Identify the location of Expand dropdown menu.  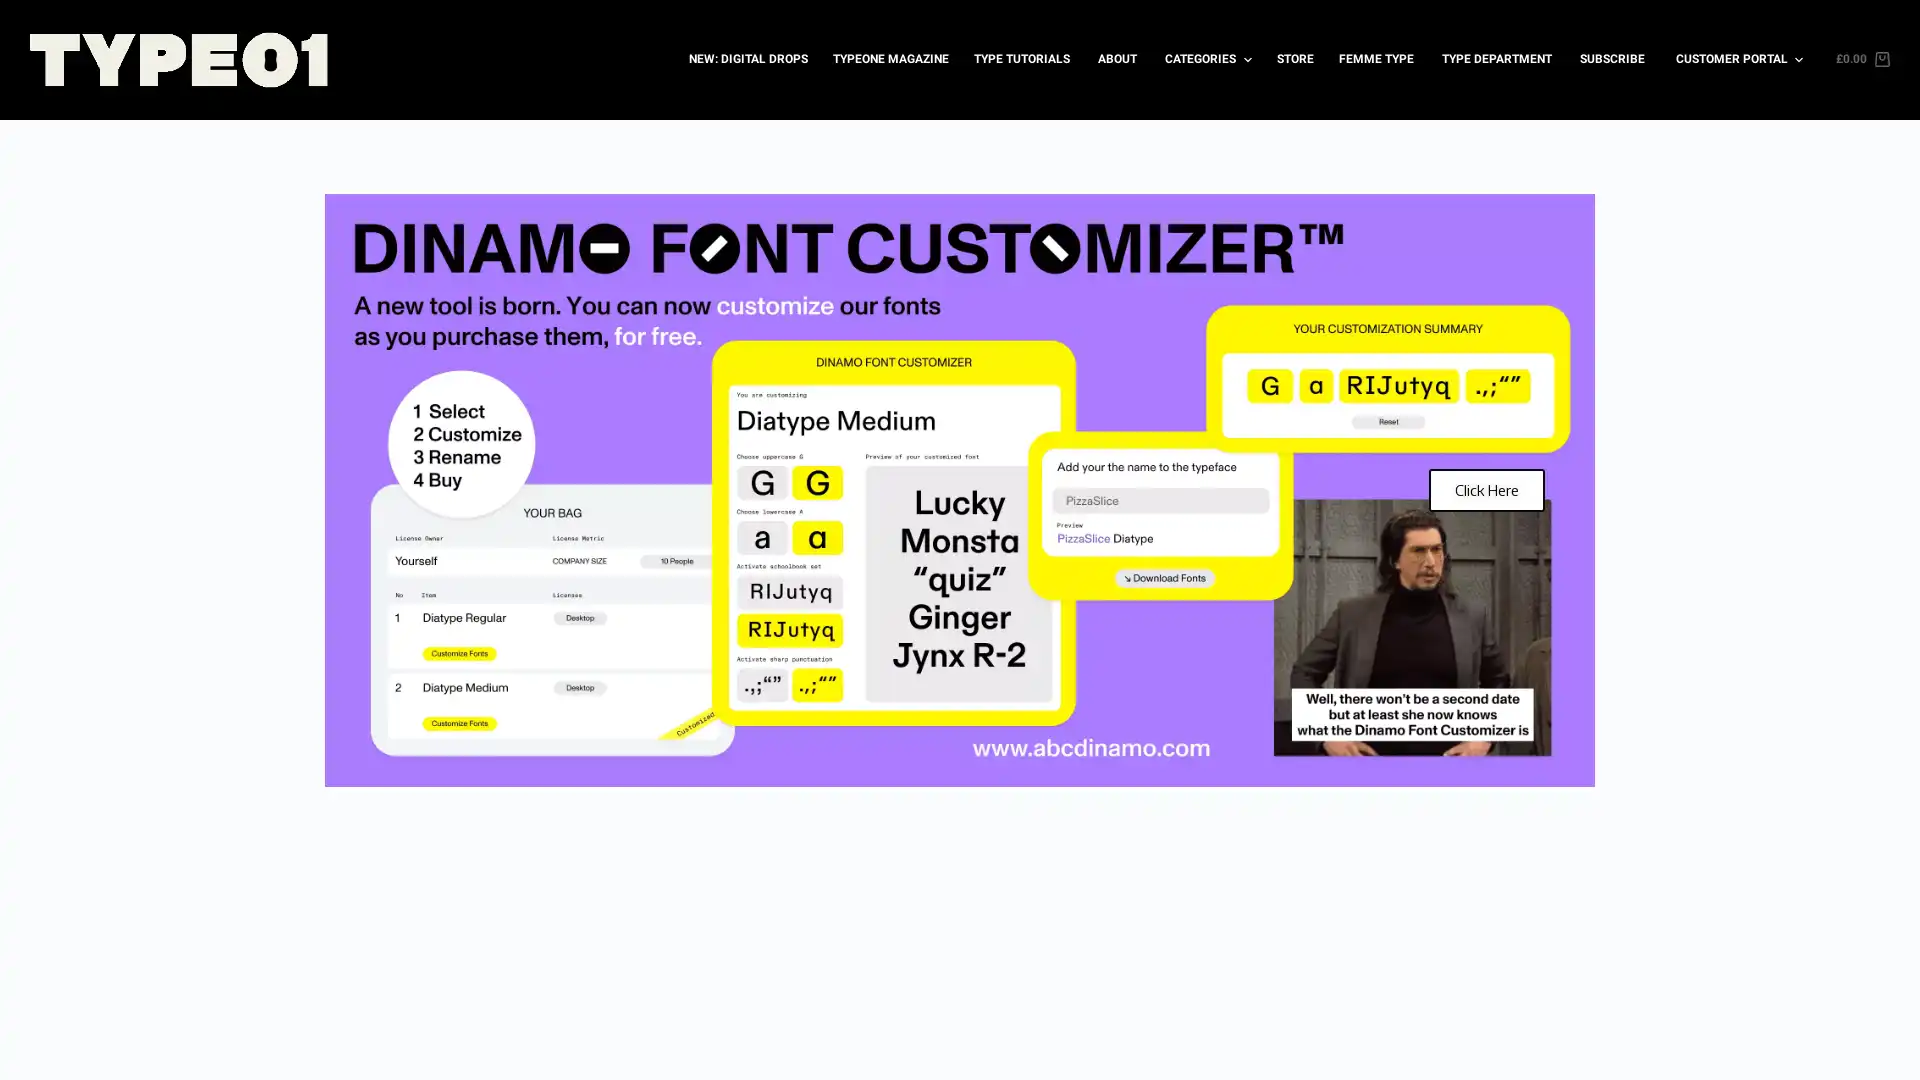
(1799, 59).